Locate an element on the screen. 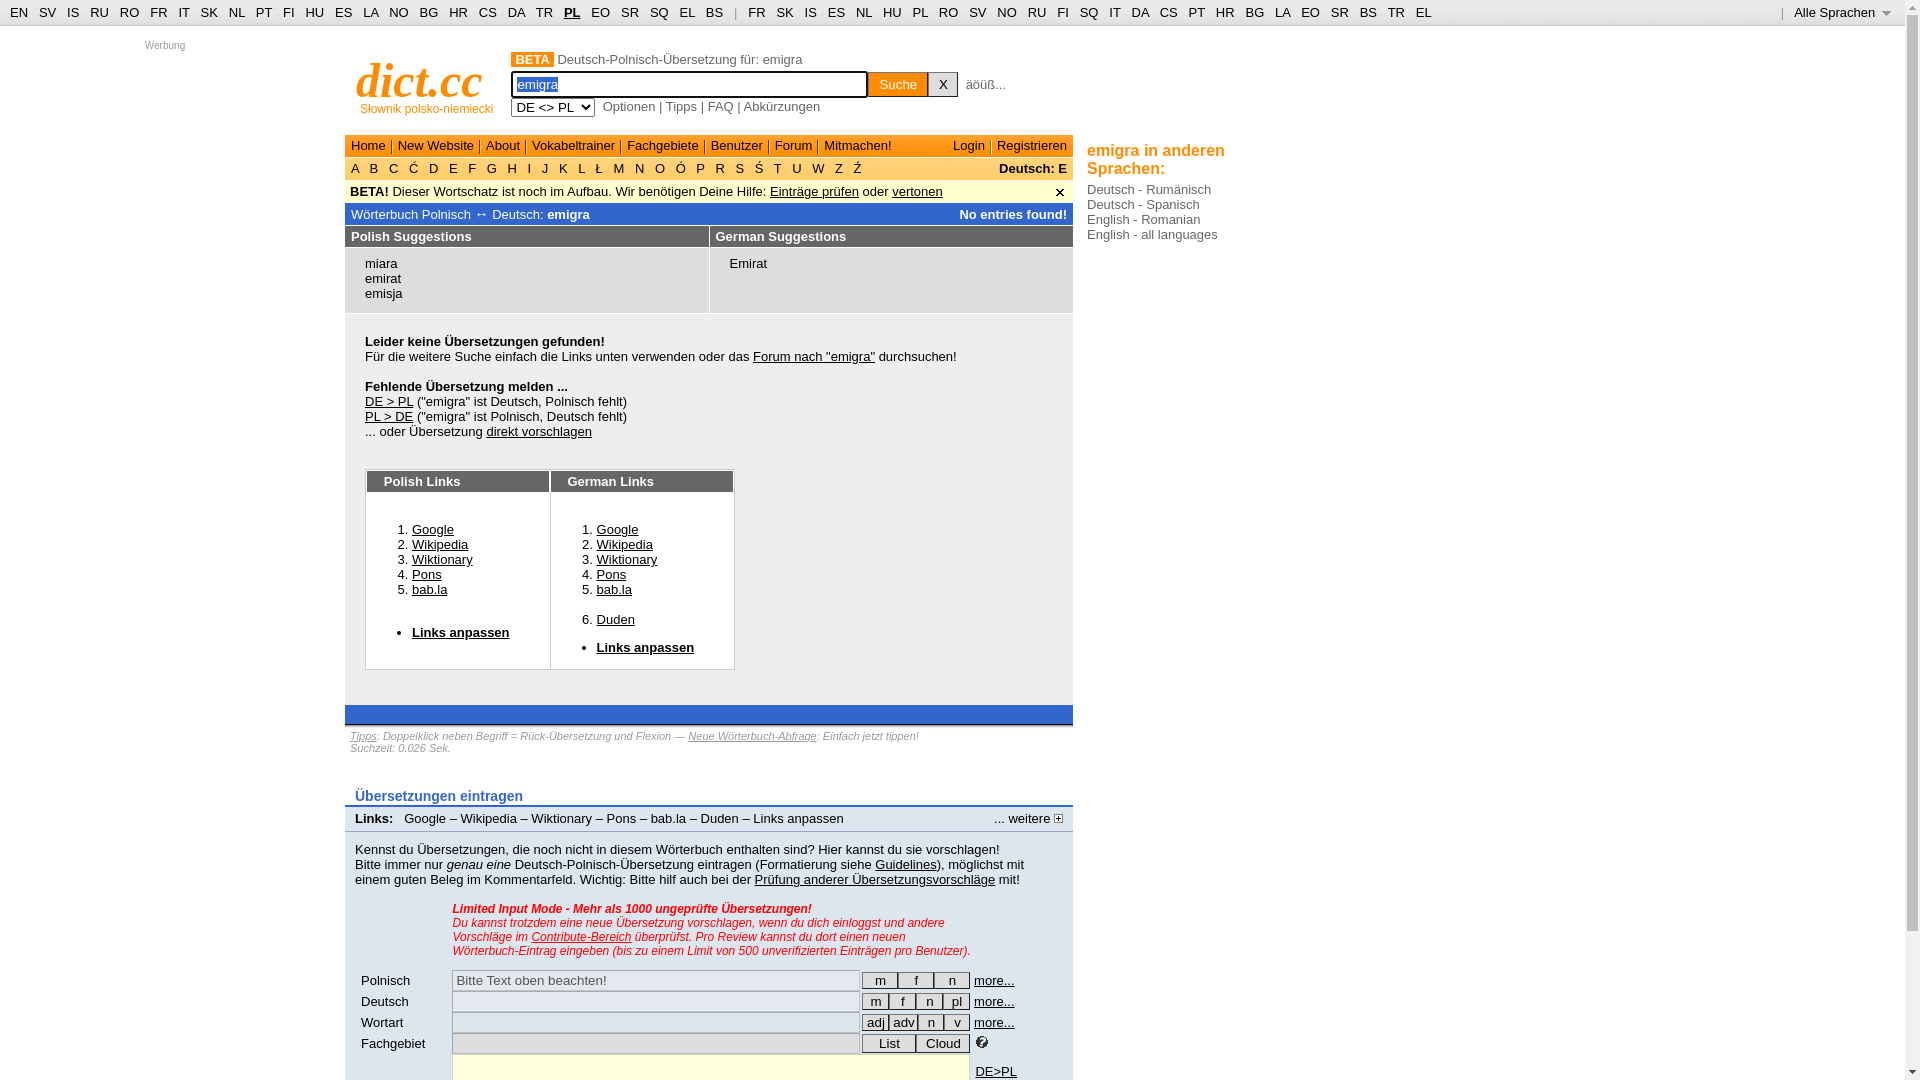 The width and height of the screenshot is (1920, 1080). 'J' is located at coordinates (545, 167).